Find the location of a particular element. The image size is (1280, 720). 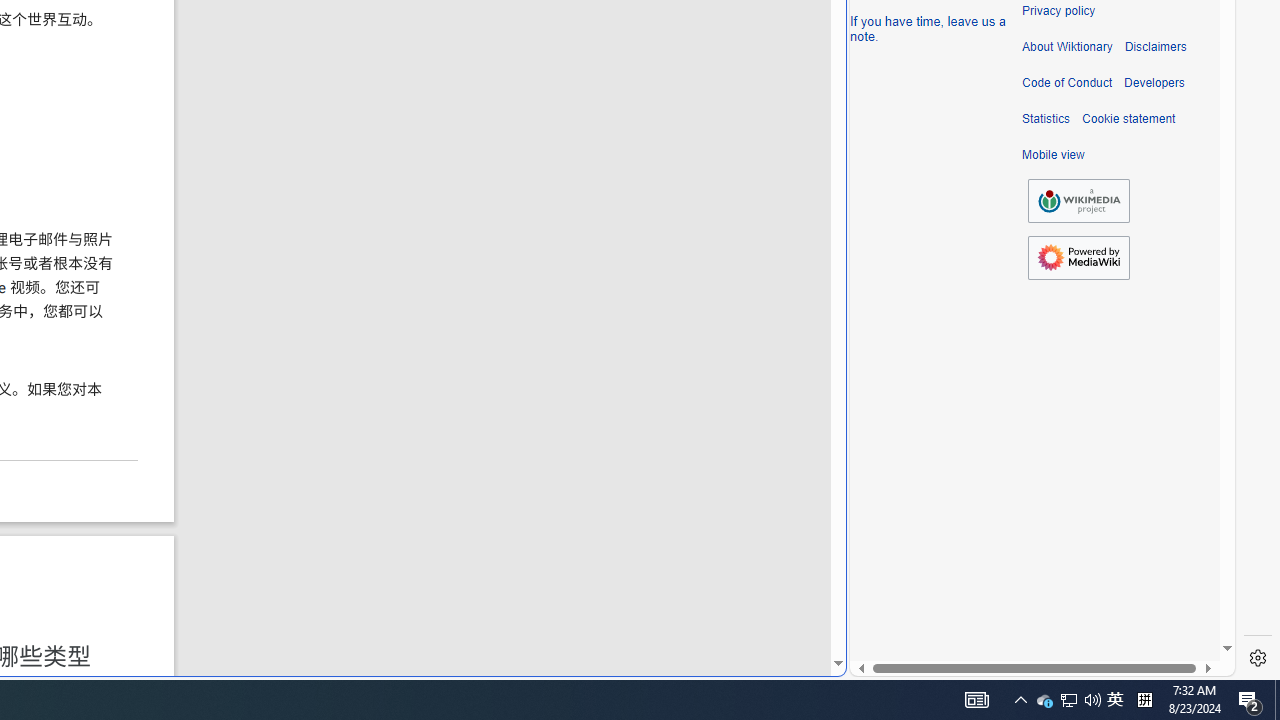

'AutomationID: footer-poweredbyico' is located at coordinates (1078, 257).